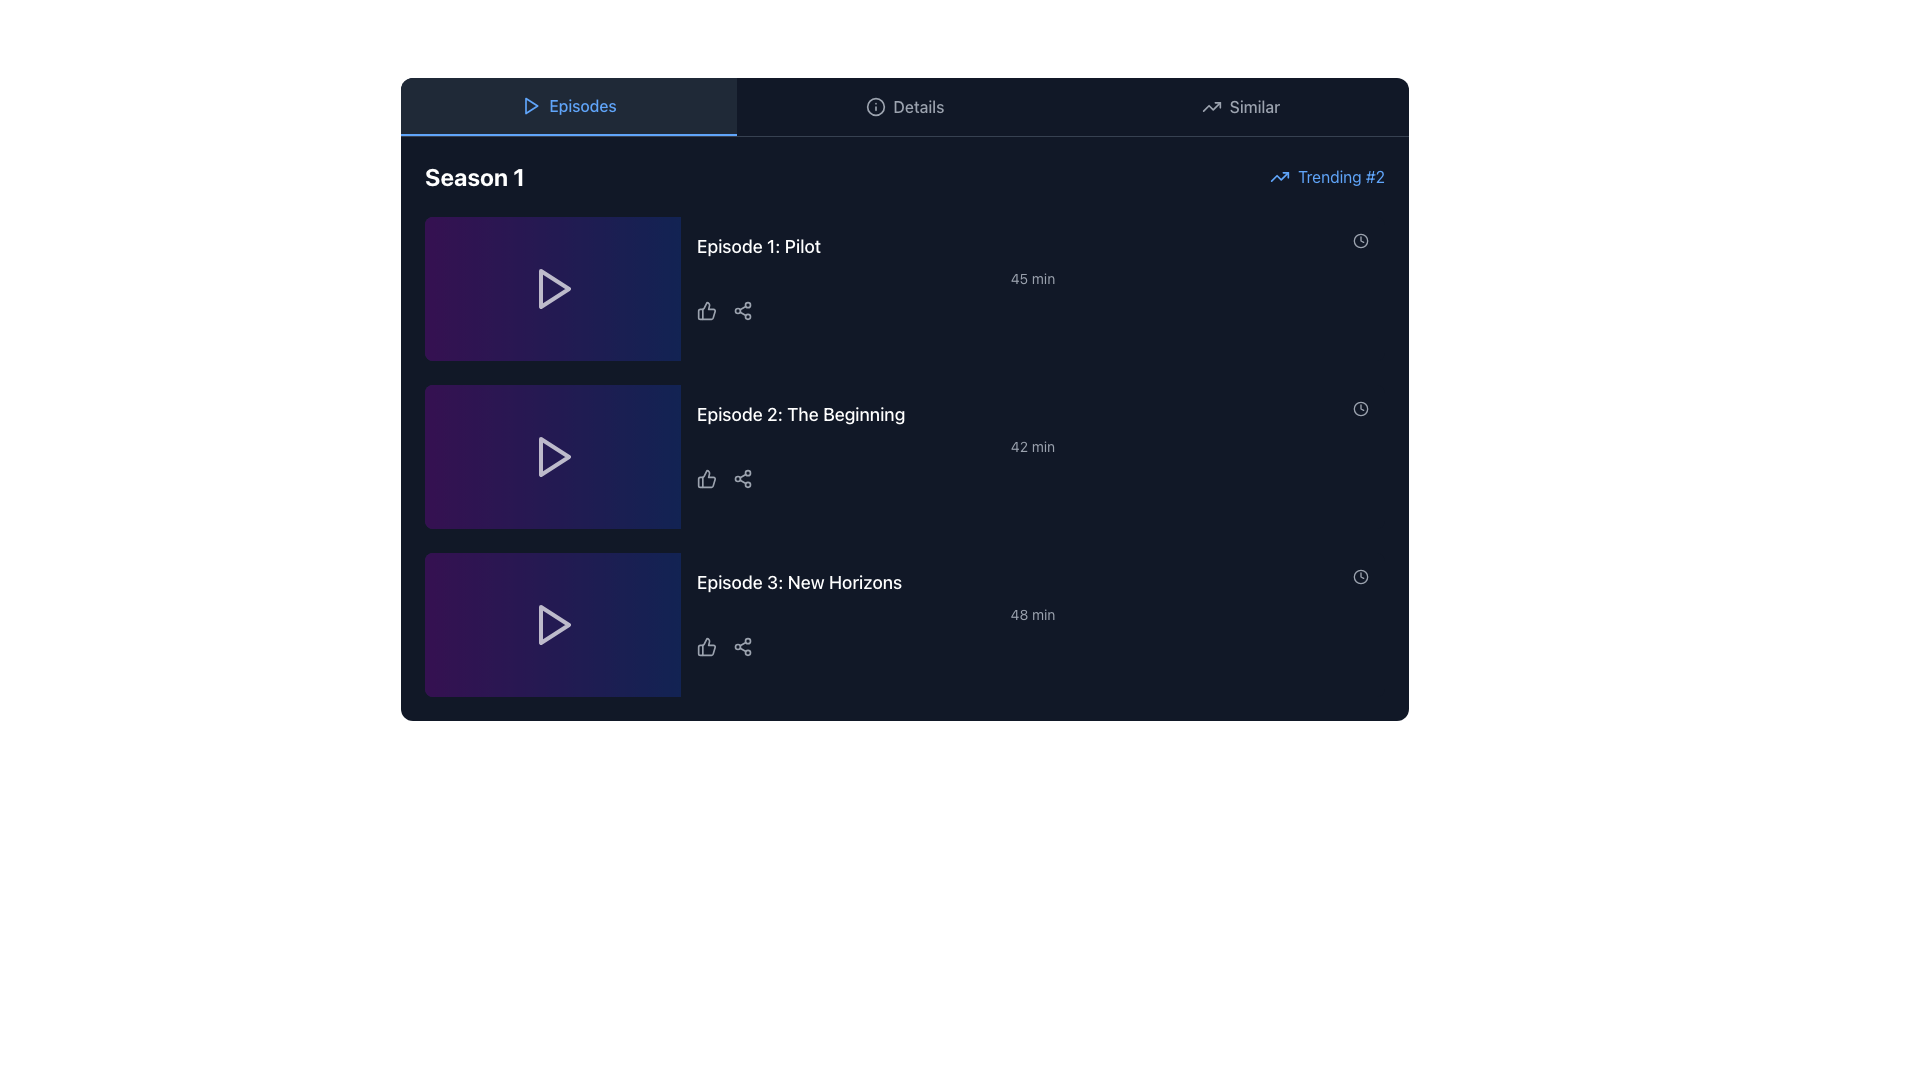 The width and height of the screenshot is (1920, 1080). What do you see at coordinates (706, 647) in the screenshot?
I see `the 'thumbs-up' button icon, which is gray and turns blue on hover, located to the left of the action icons for 'Episode 3: New Horizons'` at bounding box center [706, 647].